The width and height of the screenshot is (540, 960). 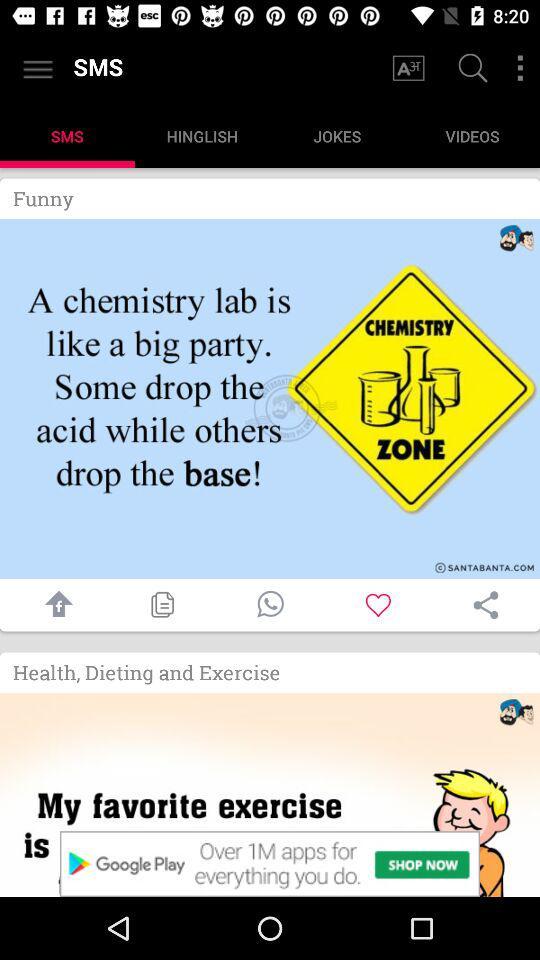 I want to click on copy sms, so click(x=161, y=604).